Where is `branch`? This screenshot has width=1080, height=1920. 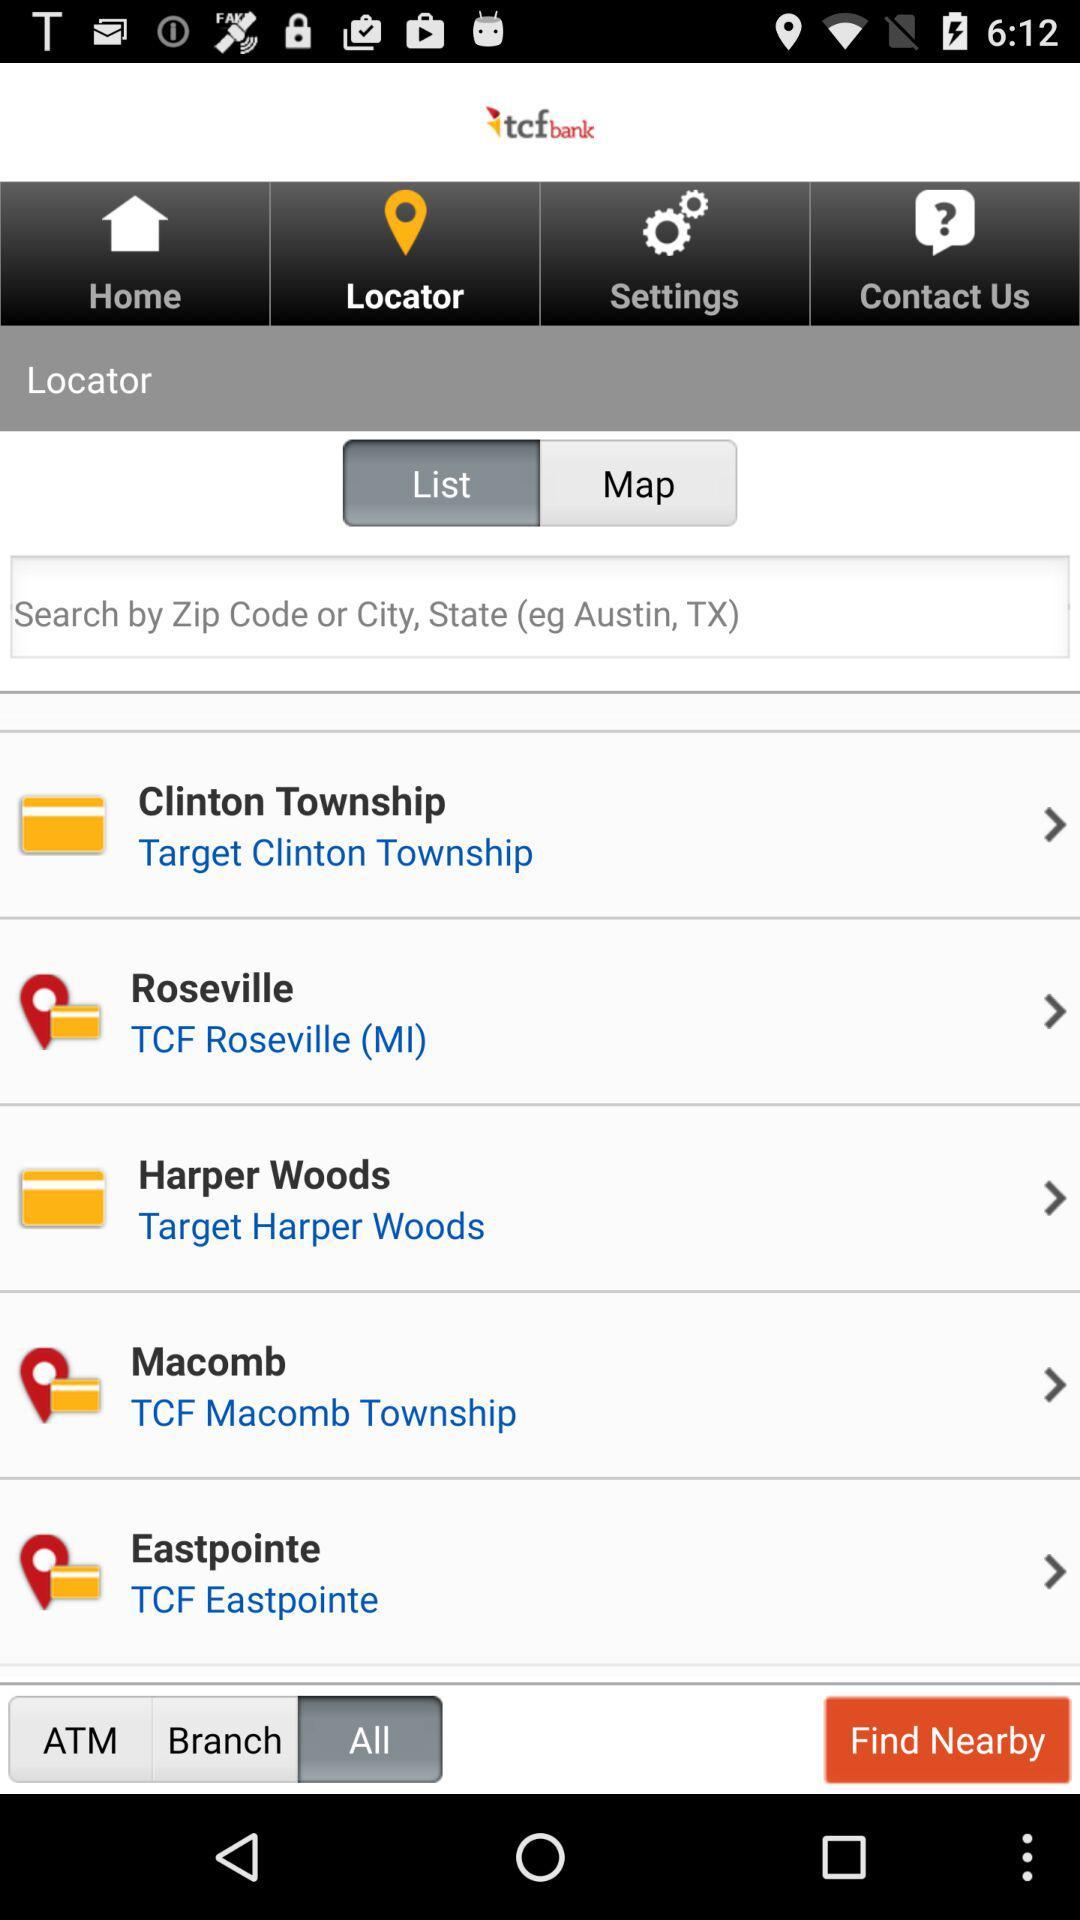
branch is located at coordinates (225, 1738).